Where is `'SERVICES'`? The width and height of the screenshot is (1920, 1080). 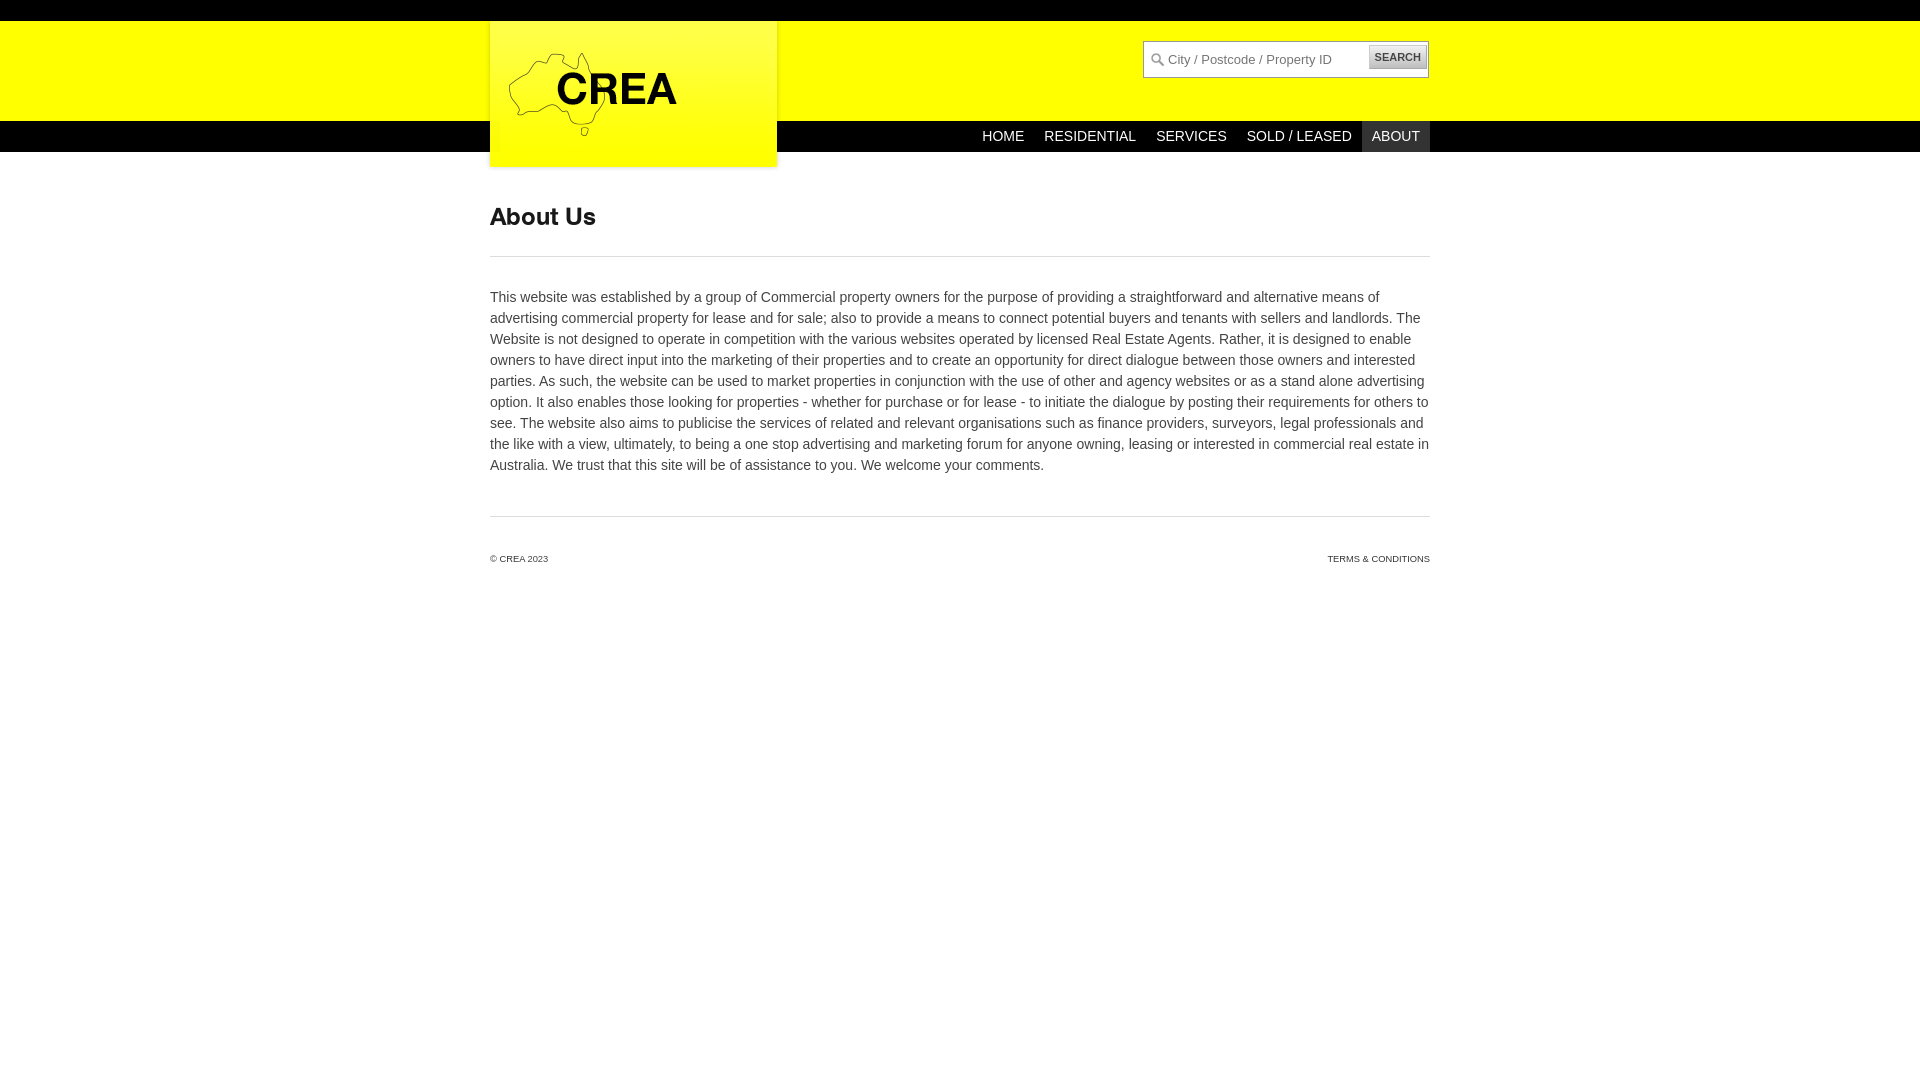
'SERVICES' is located at coordinates (1191, 135).